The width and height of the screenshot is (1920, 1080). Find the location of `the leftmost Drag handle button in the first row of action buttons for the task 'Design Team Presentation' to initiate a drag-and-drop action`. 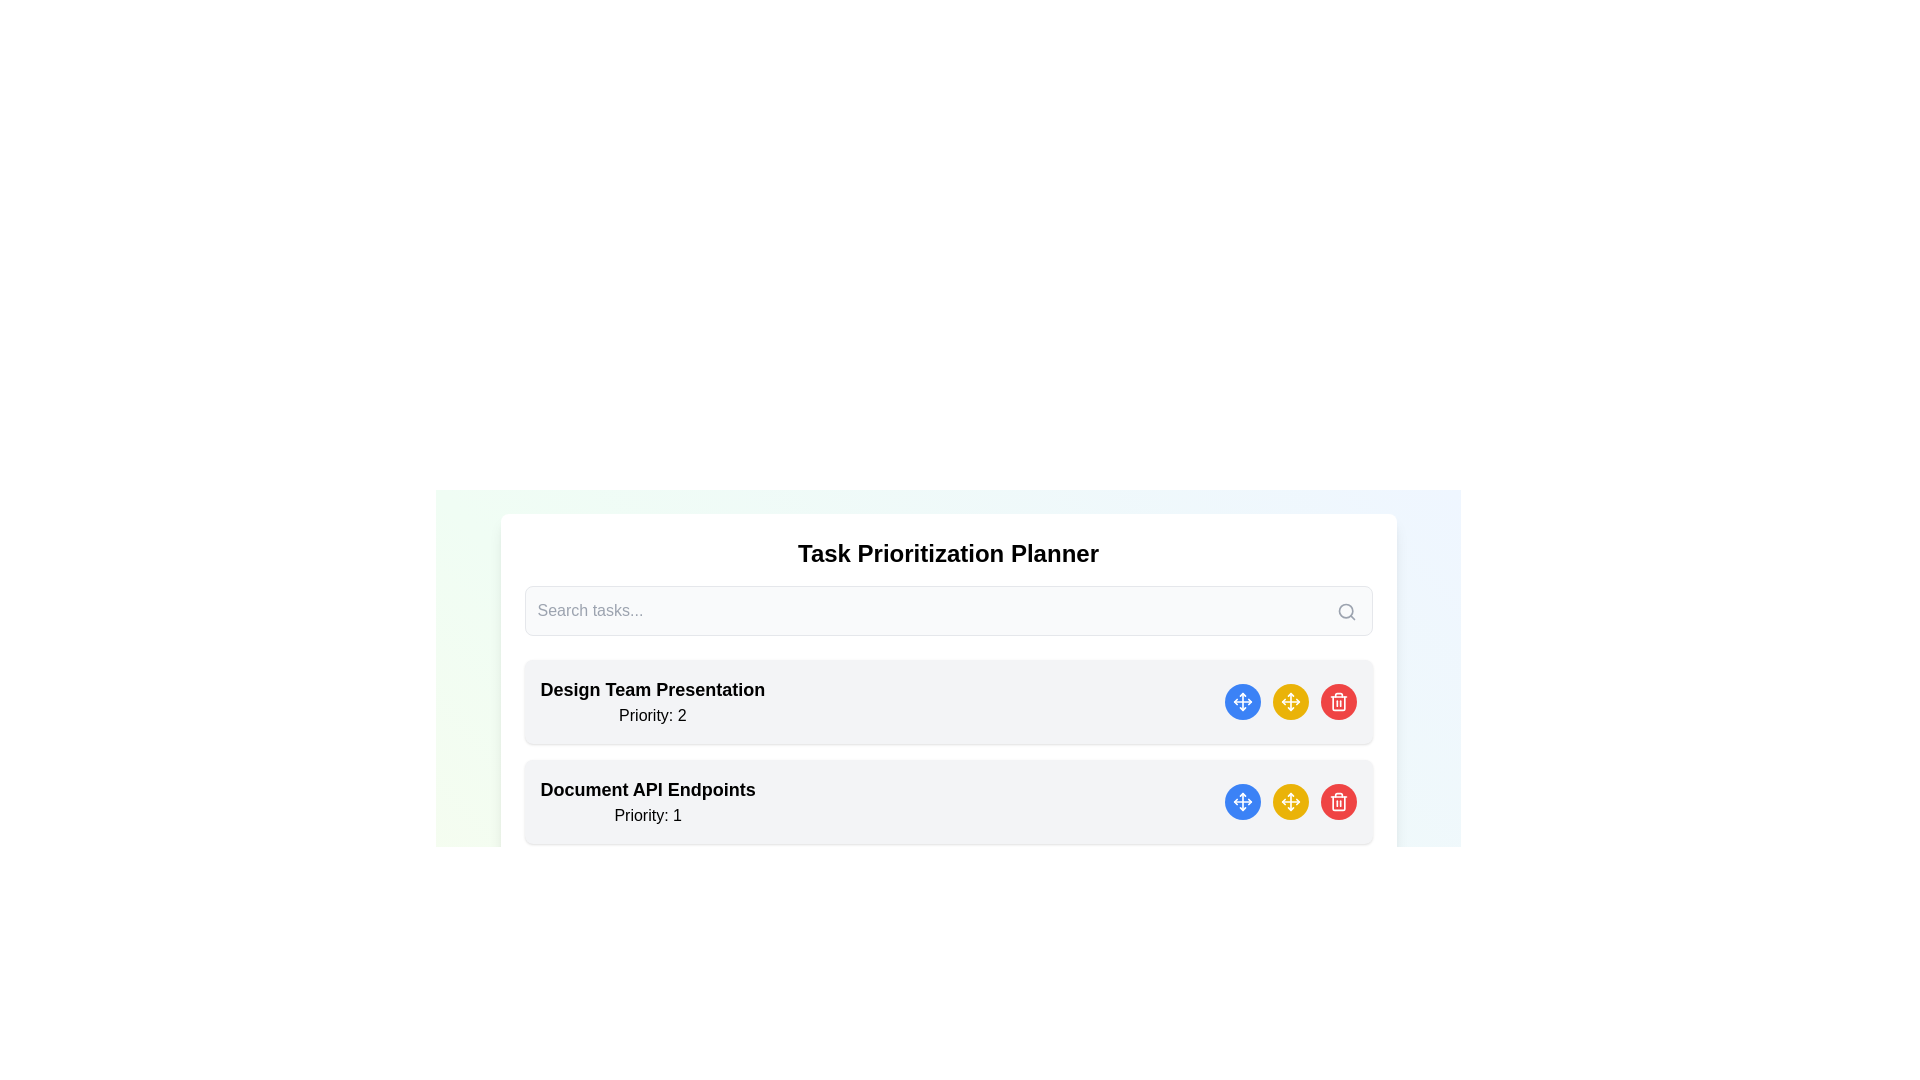

the leftmost Drag handle button in the first row of action buttons for the task 'Design Team Presentation' to initiate a drag-and-drop action is located at coordinates (1241, 701).